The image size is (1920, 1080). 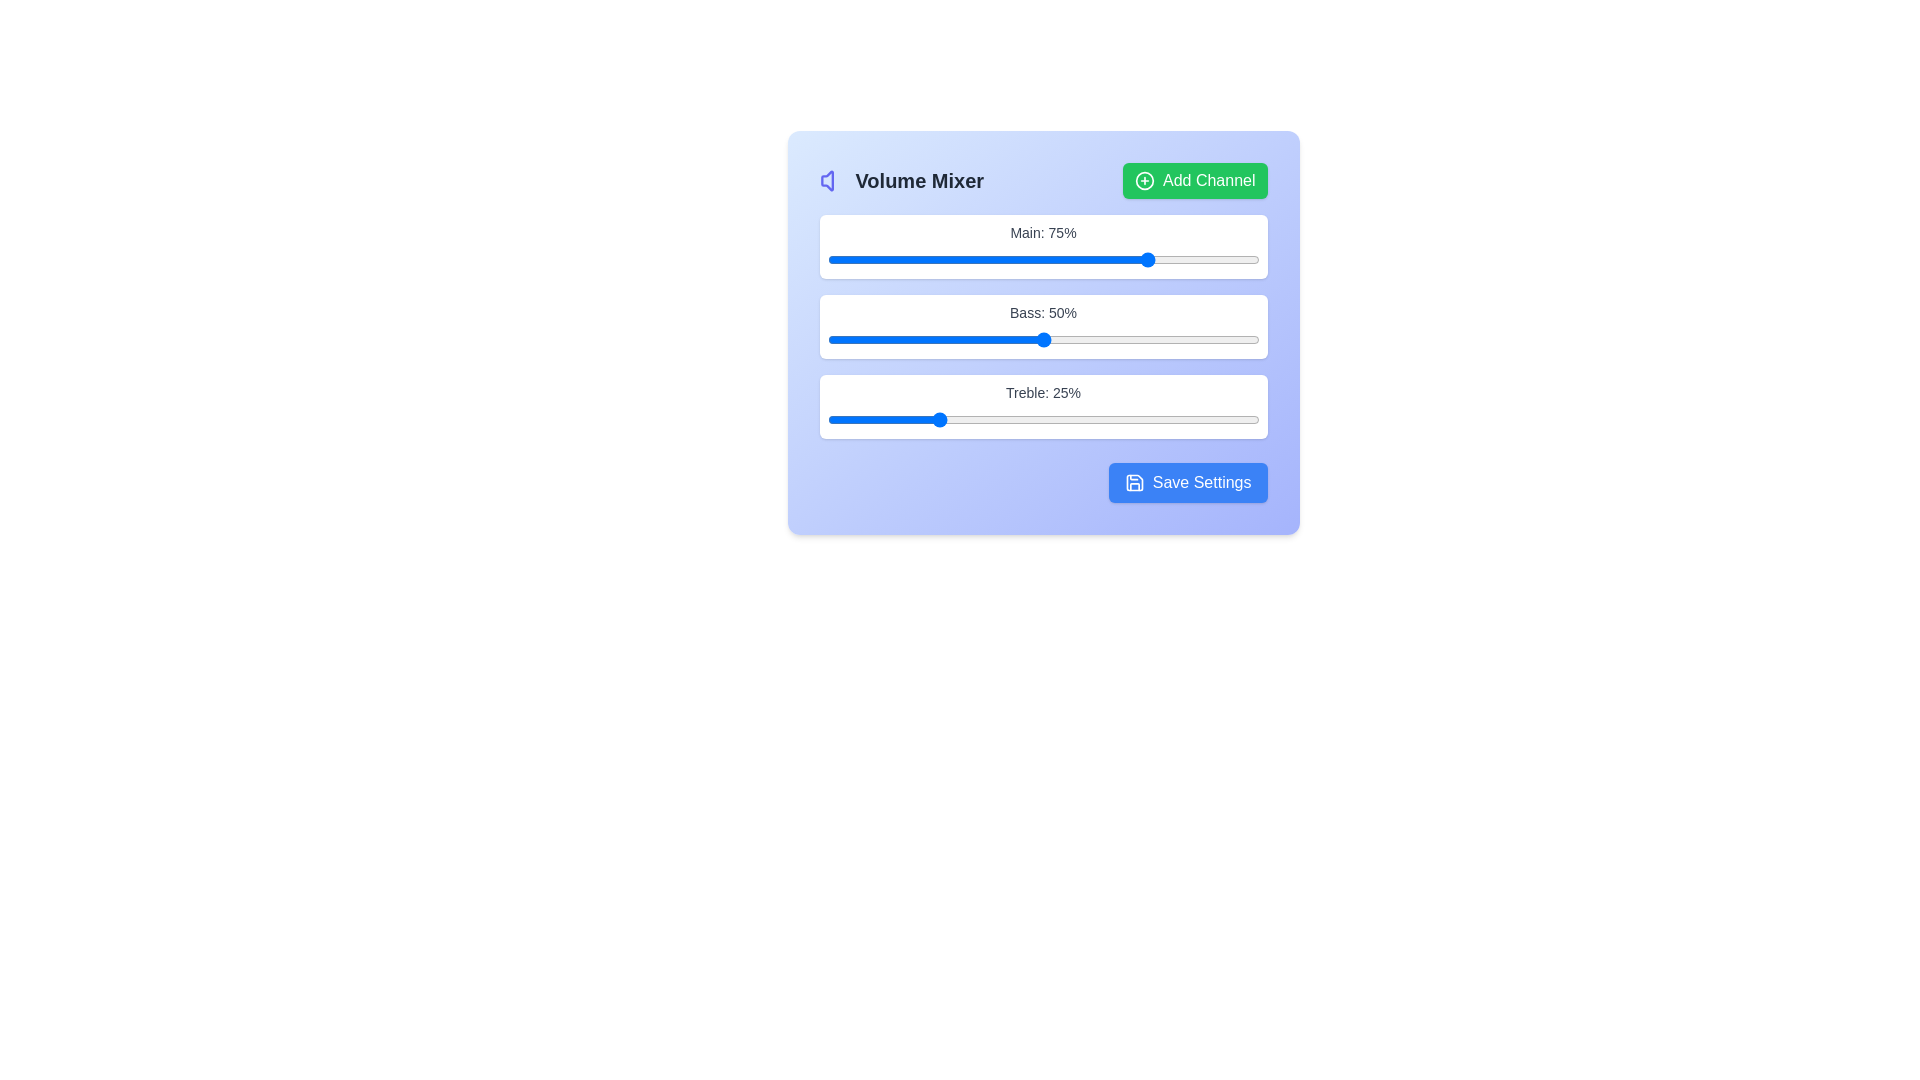 What do you see at coordinates (849, 258) in the screenshot?
I see `the main volume` at bounding box center [849, 258].